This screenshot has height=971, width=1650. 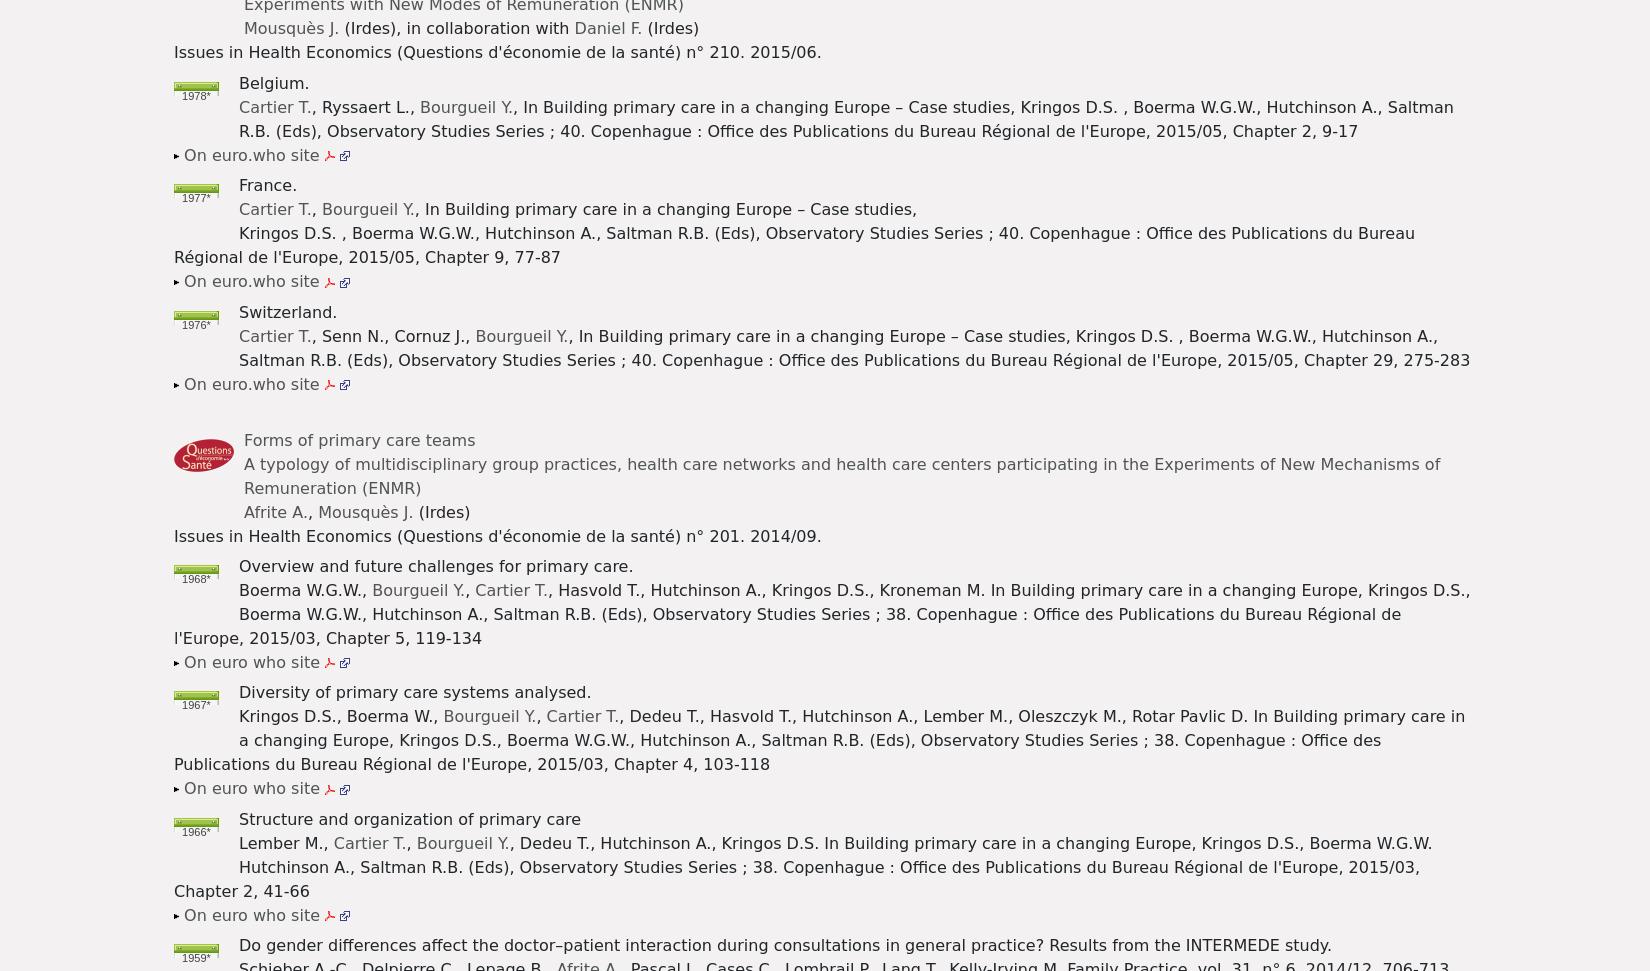 I want to click on 'Afrite A.', so click(x=1302, y=179).